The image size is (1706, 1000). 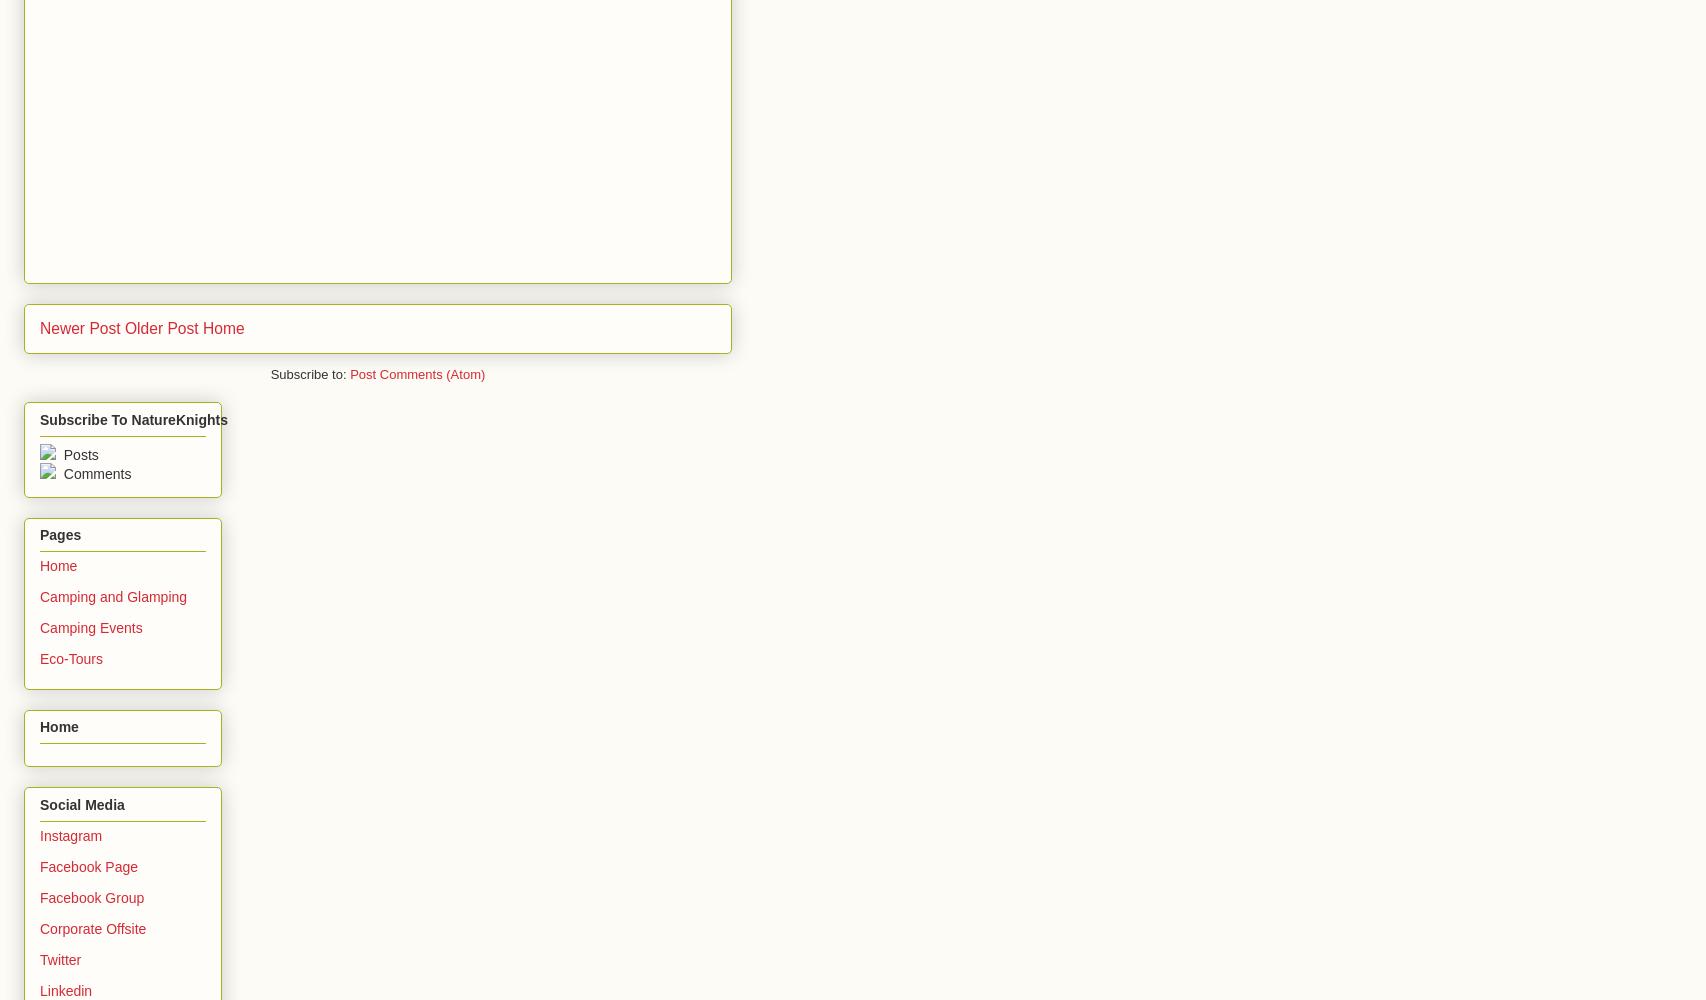 What do you see at coordinates (60, 958) in the screenshot?
I see `'Twitter'` at bounding box center [60, 958].